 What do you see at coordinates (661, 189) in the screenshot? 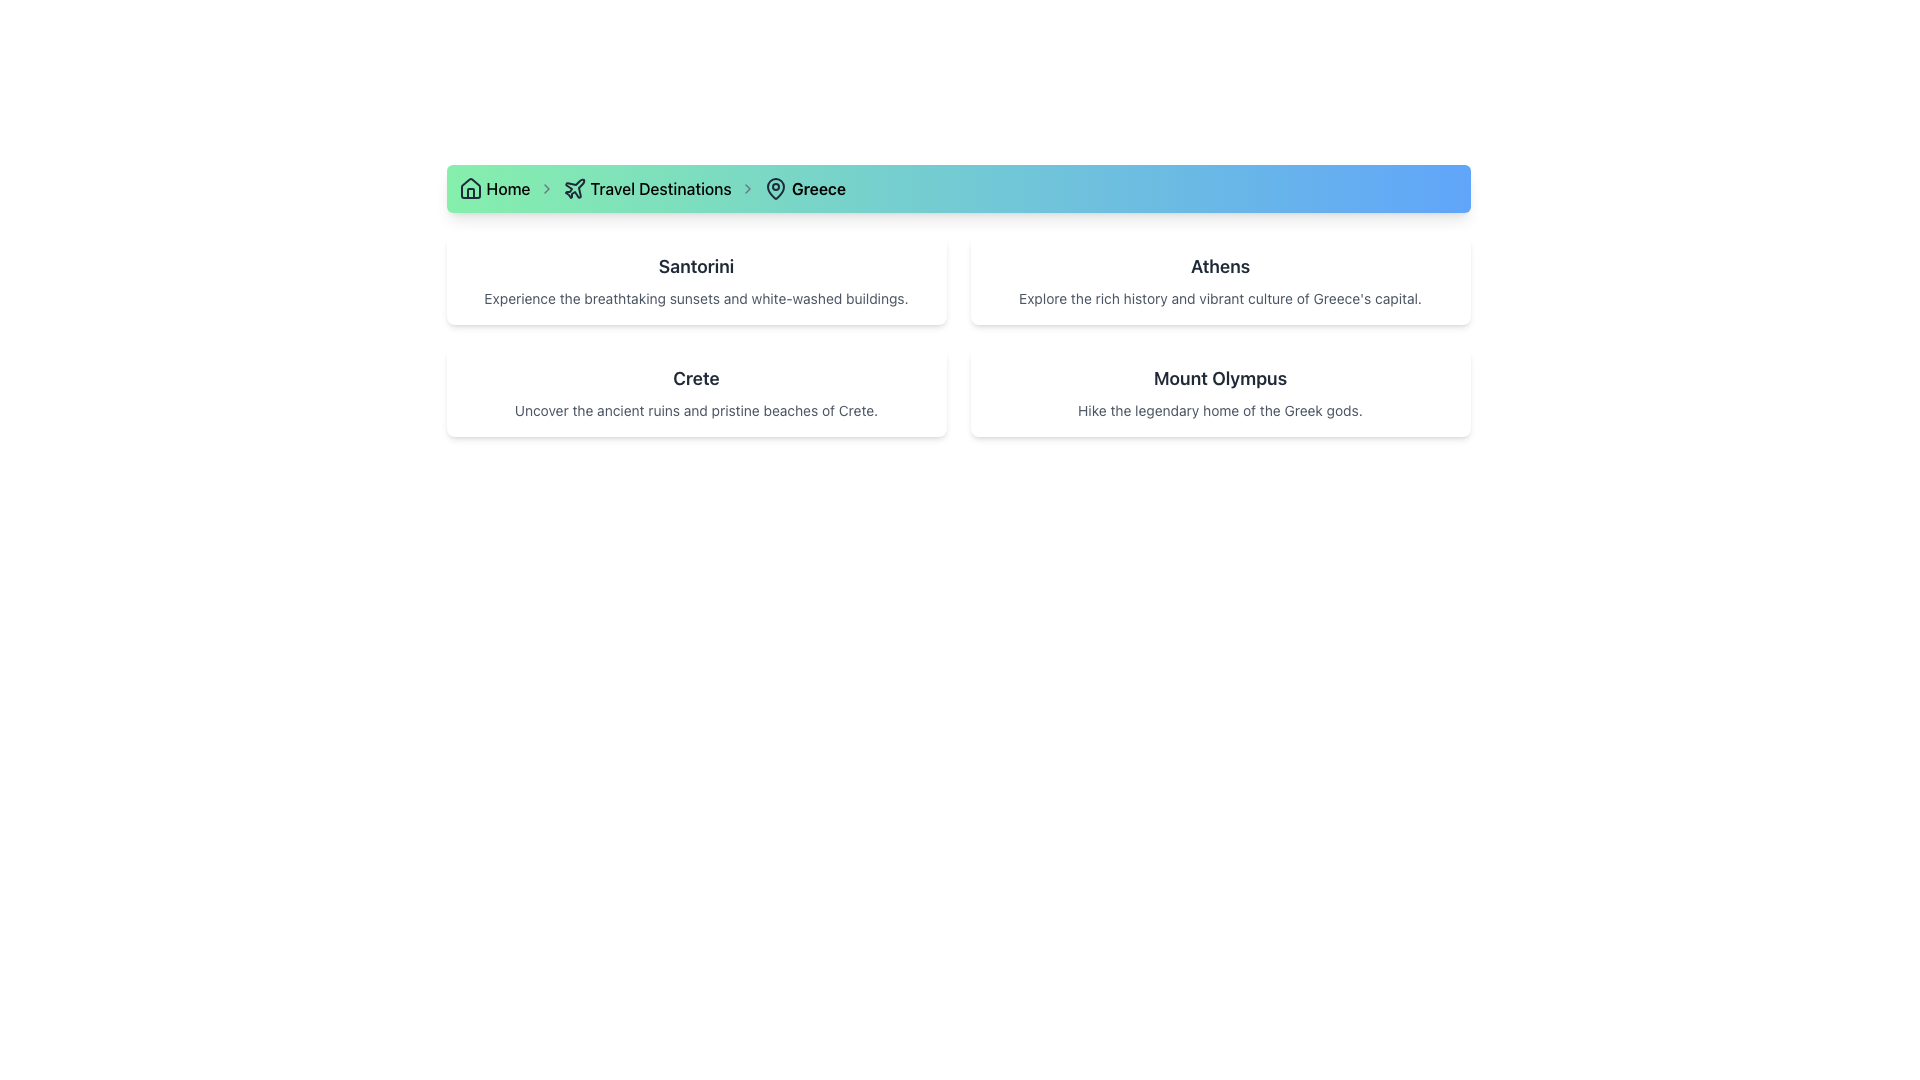
I see `the text label 'Travel Destinations' located in the navigation bar, positioned between an airplane icon and the text 'Greece'` at bounding box center [661, 189].